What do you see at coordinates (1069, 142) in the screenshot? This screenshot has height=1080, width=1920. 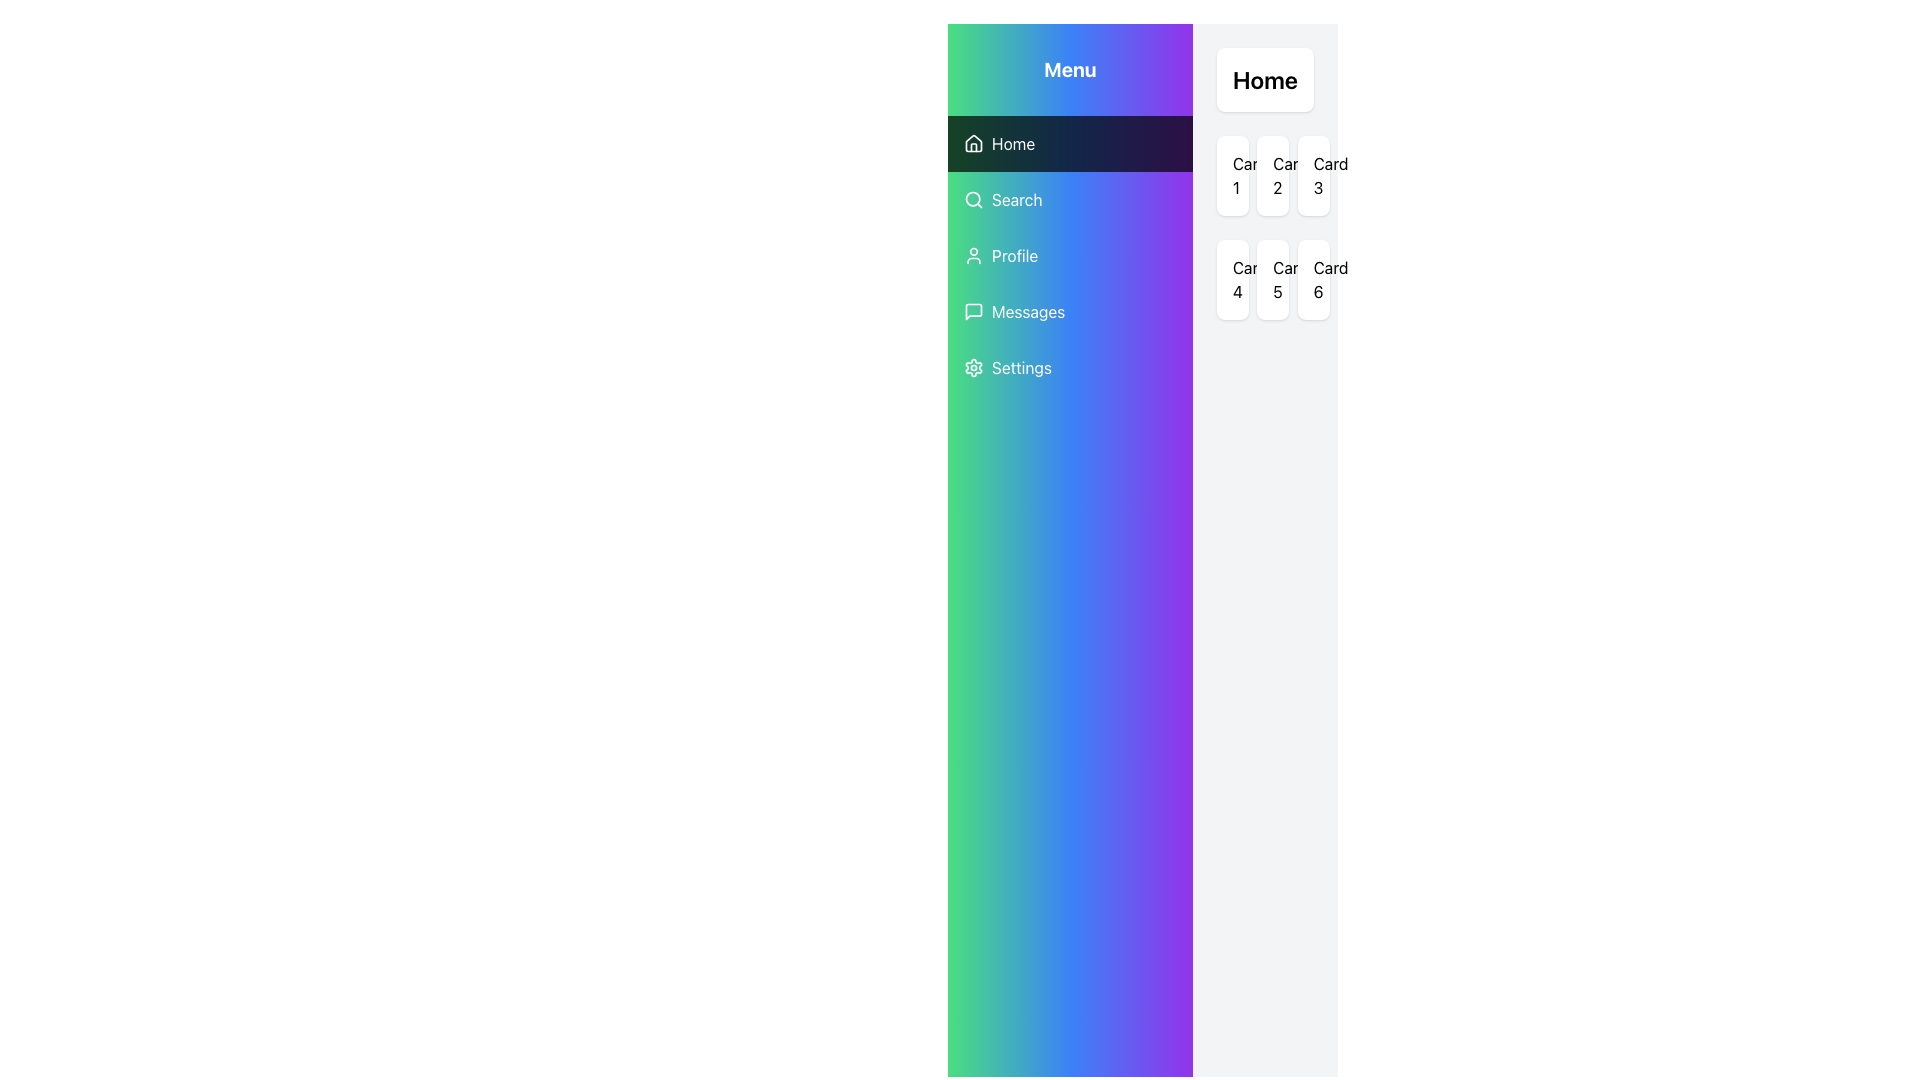 I see `the first menu item button in the left sidebar` at bounding box center [1069, 142].